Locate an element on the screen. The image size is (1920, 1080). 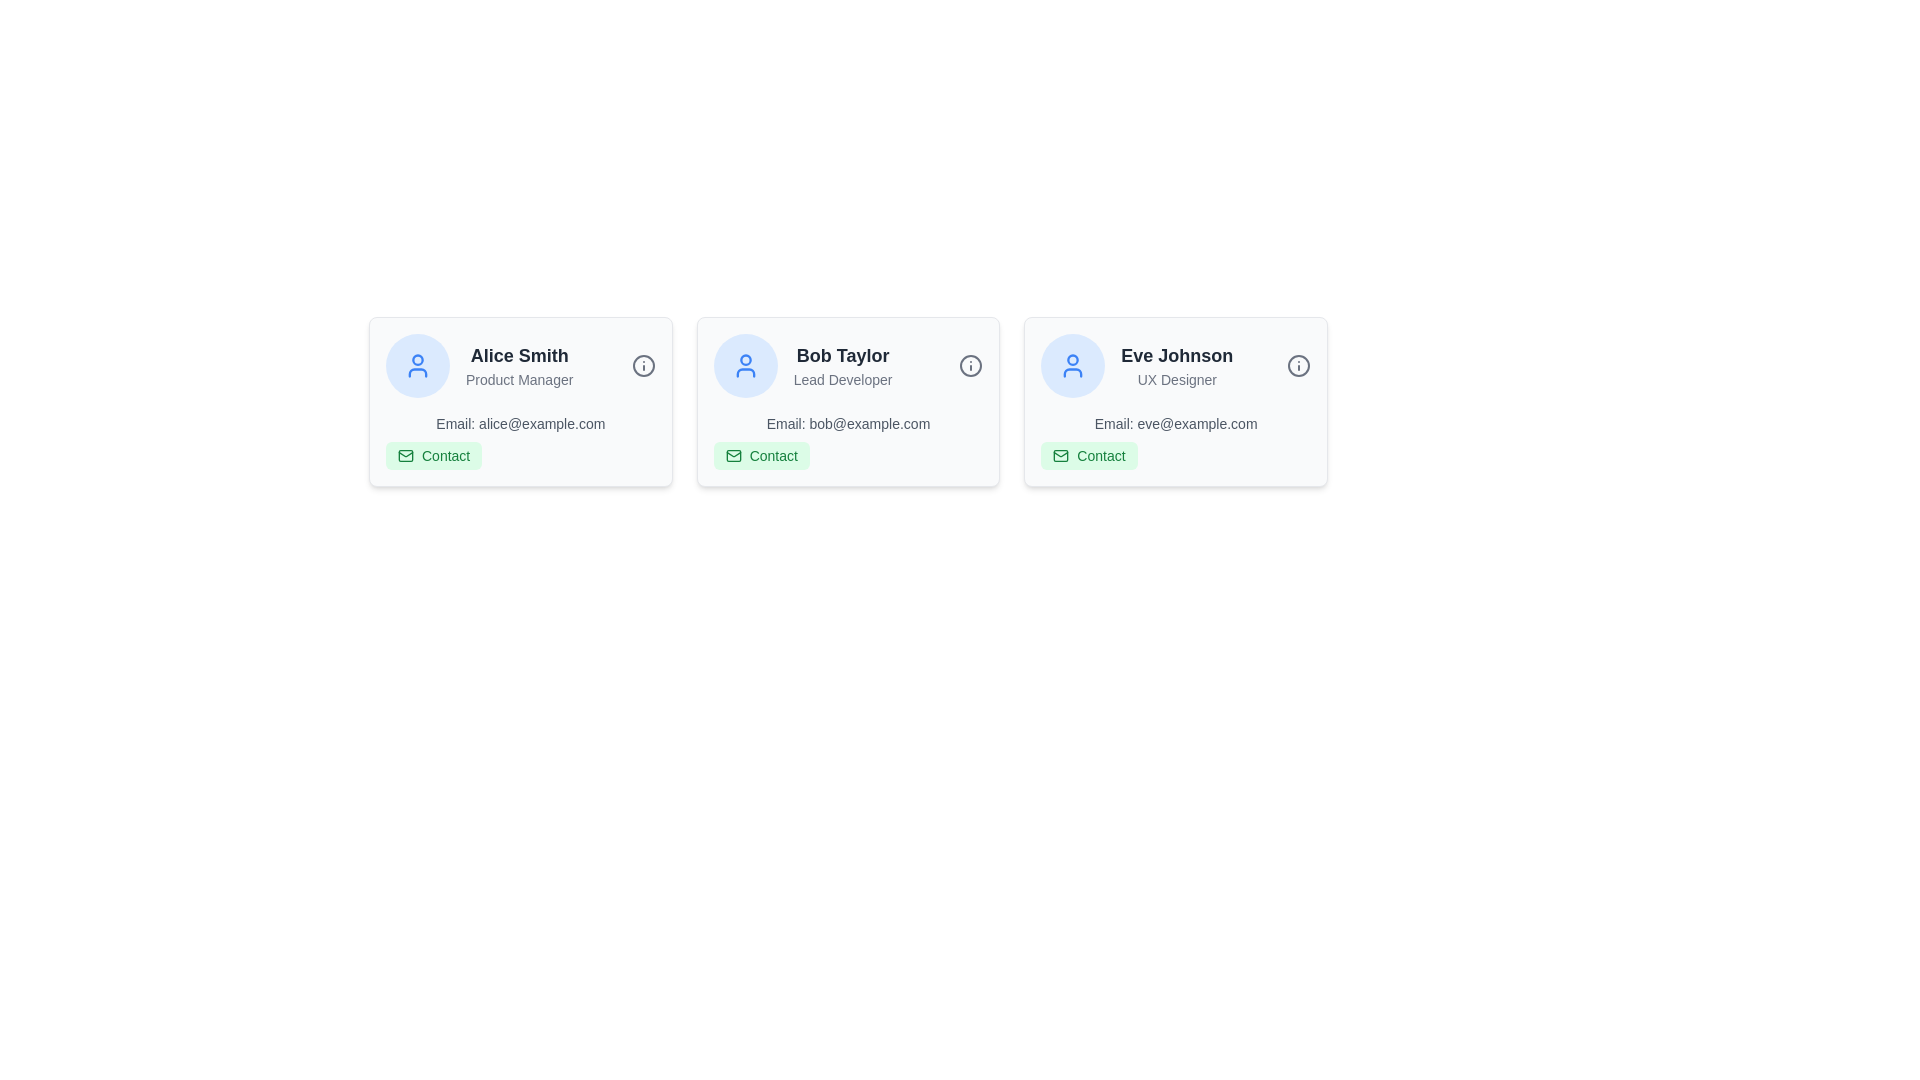
the decorative icon representing the email functionality located at the bottom section of the card for 'Eve Johnson' is located at coordinates (1060, 455).